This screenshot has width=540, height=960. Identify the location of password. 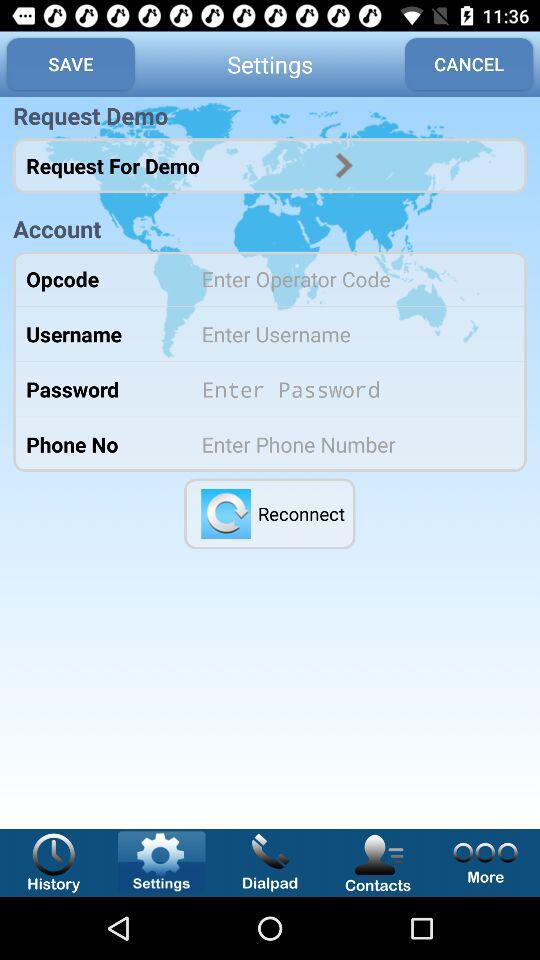
(350, 388).